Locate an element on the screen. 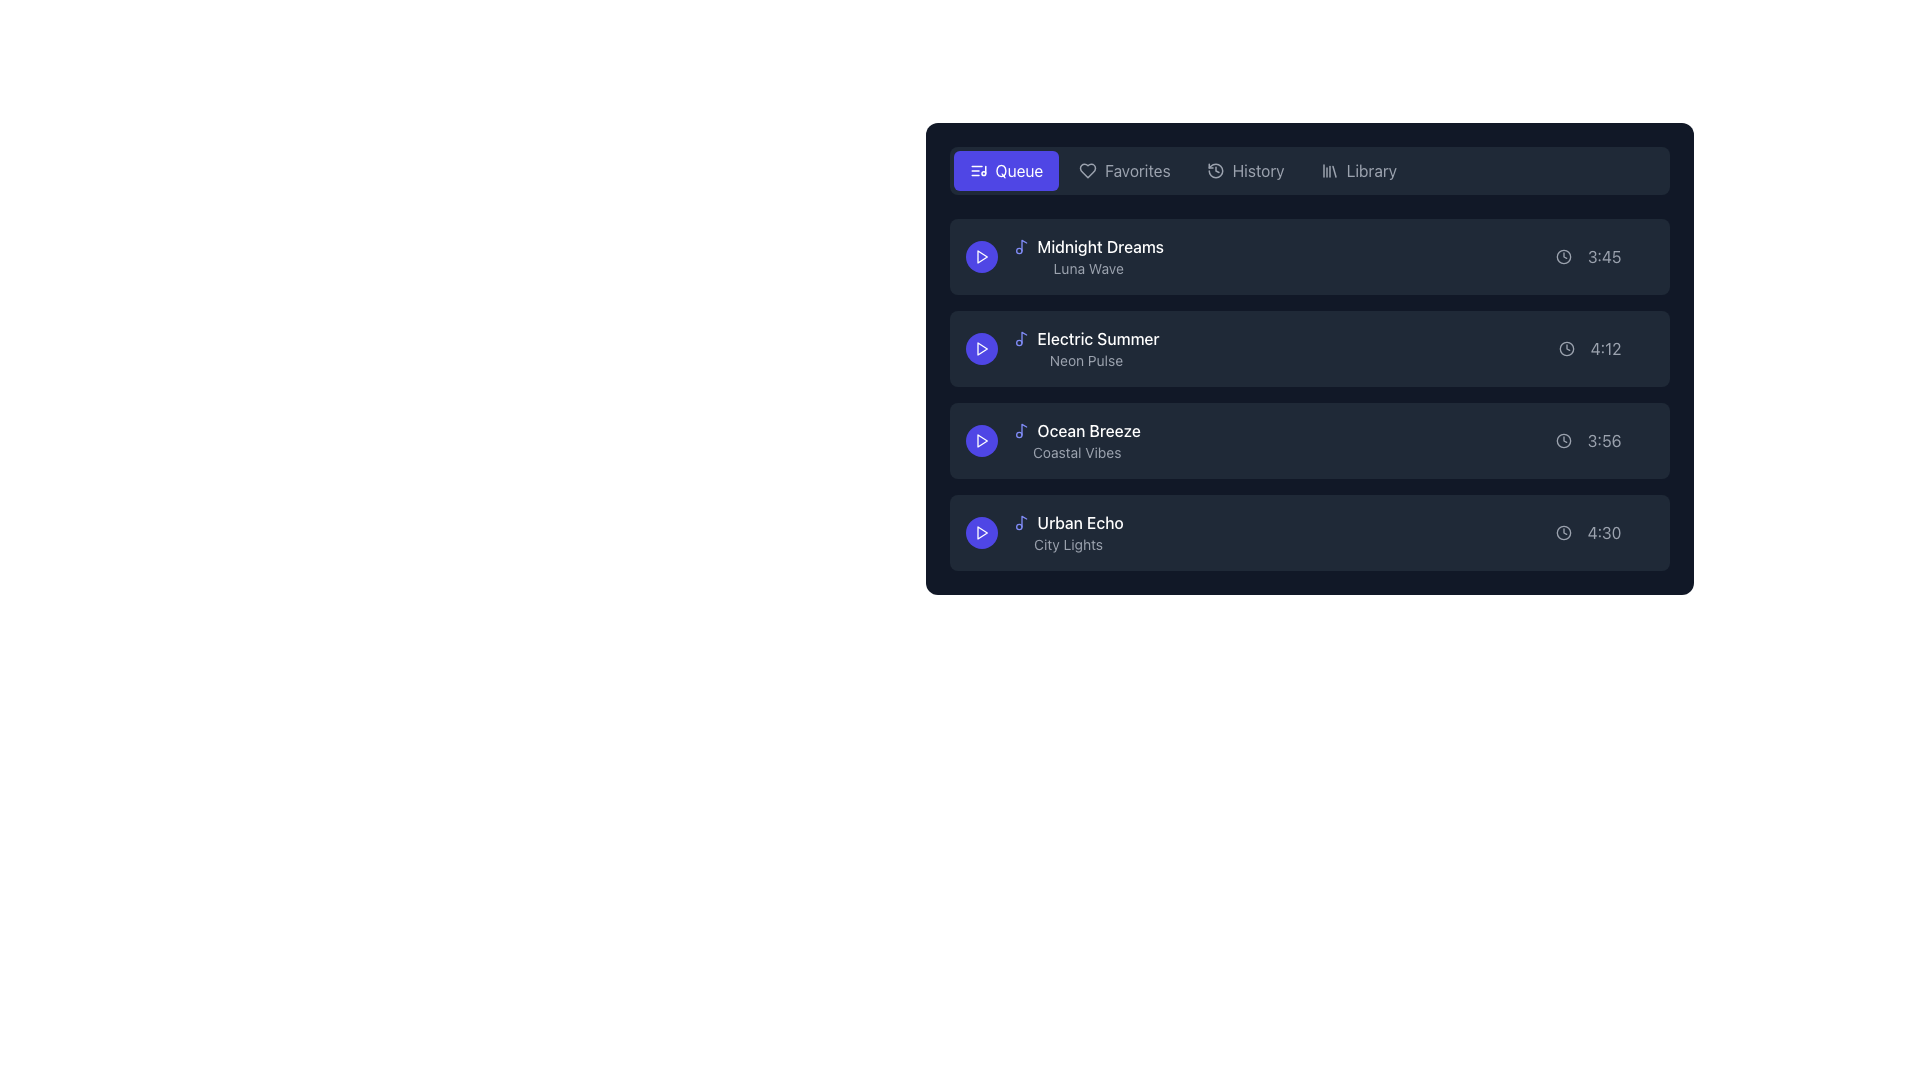 The image size is (1920, 1080). the 'Favorites' button, which features a heart icon and is positioned between the 'Queue' and 'History' buttons in a horizontal list is located at coordinates (1124, 169).